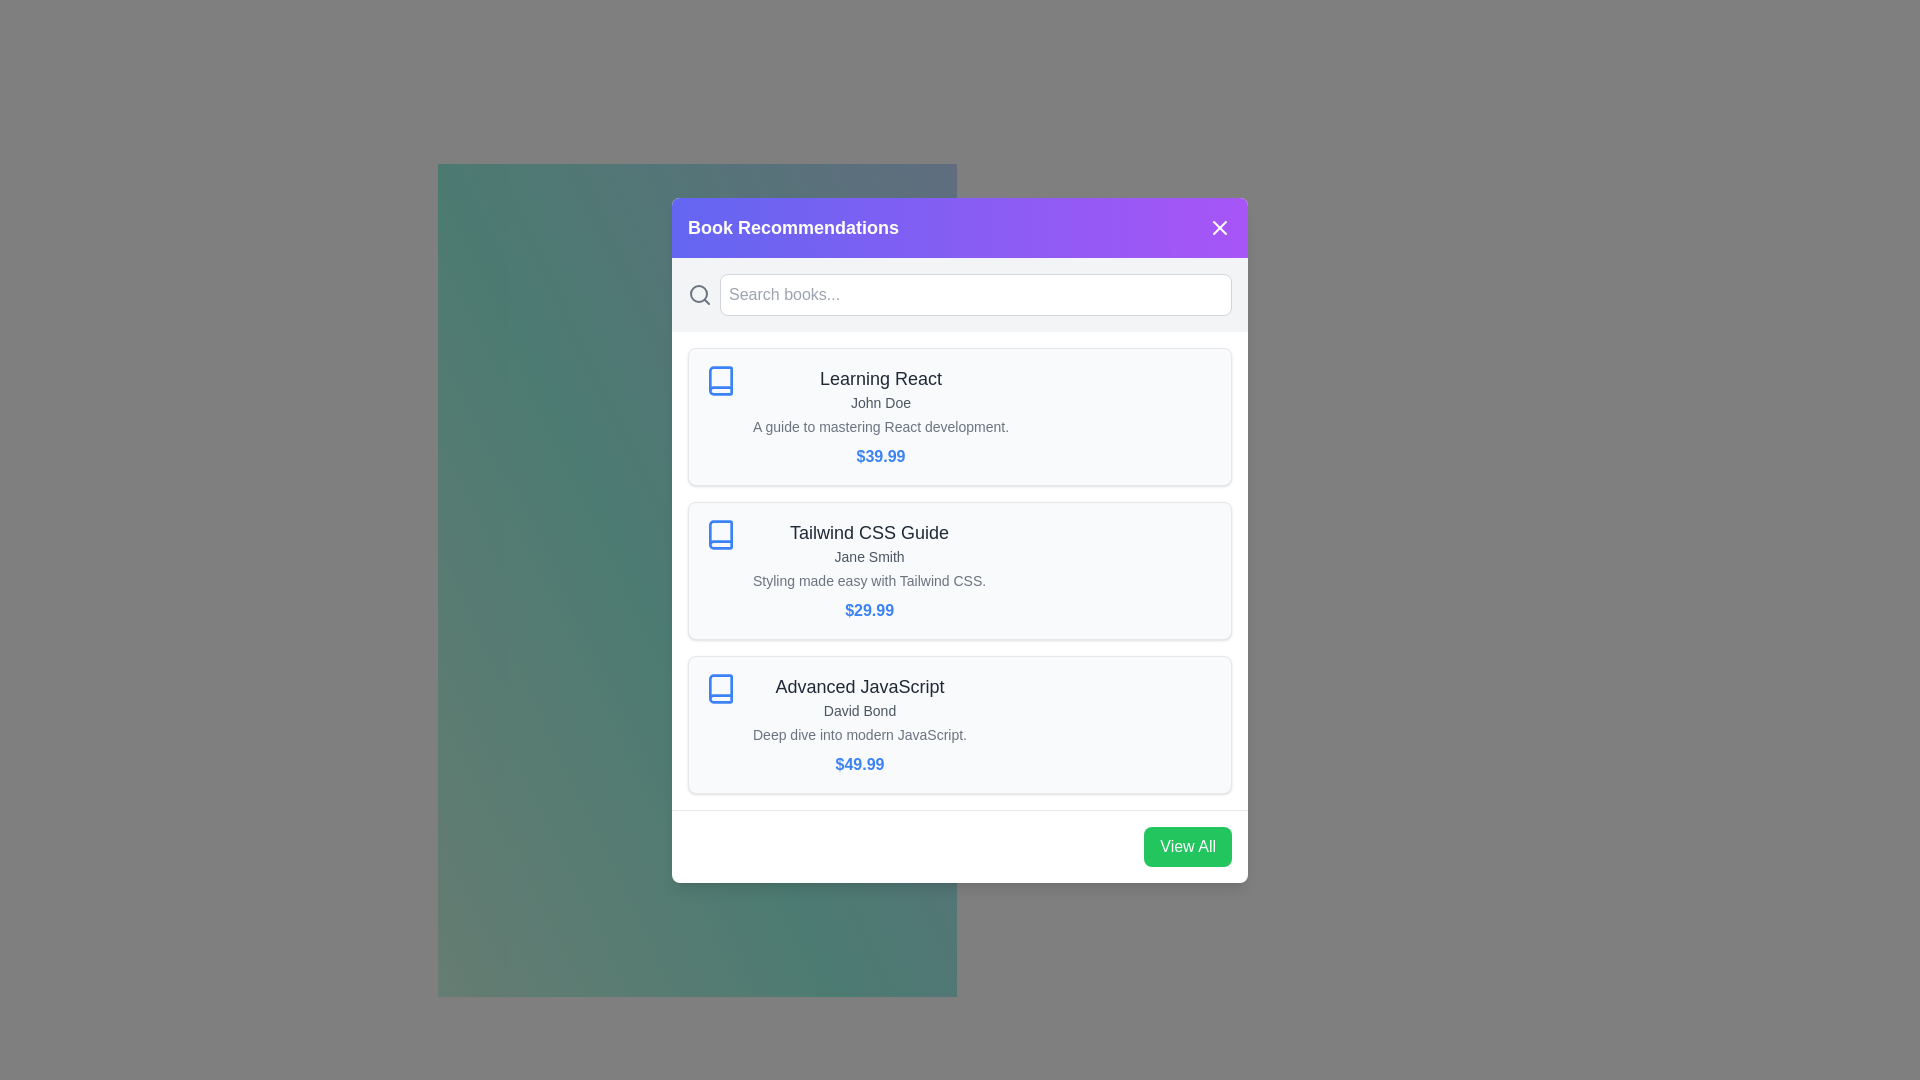  Describe the element at coordinates (859, 734) in the screenshot. I see `textual description stating 'Deep dive into modern JavaScript' which is styled in a smaller, lighter gray font, located below the author name and above the price in the third book recommendation card` at that location.